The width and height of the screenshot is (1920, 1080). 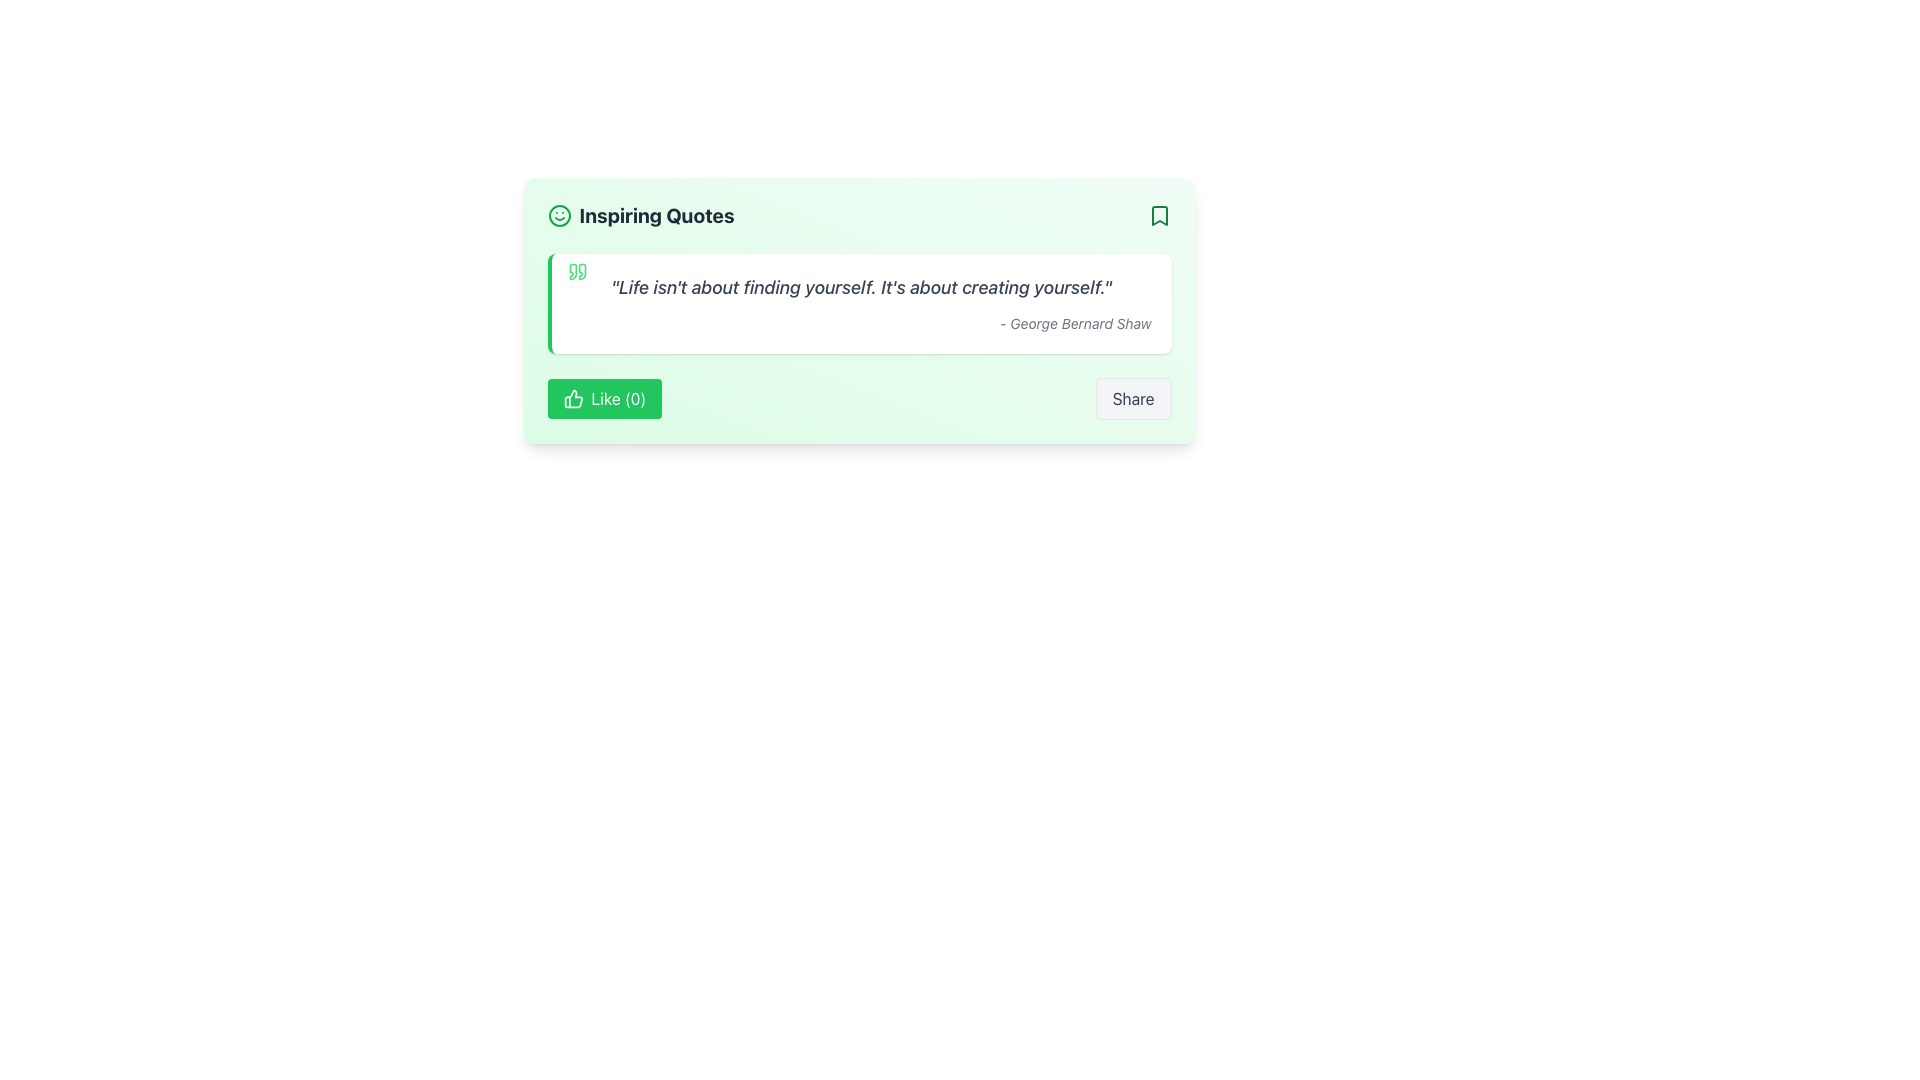 What do you see at coordinates (617, 398) in the screenshot?
I see `the 'Like' text label within the green button located at the bottom-left side of the content box` at bounding box center [617, 398].